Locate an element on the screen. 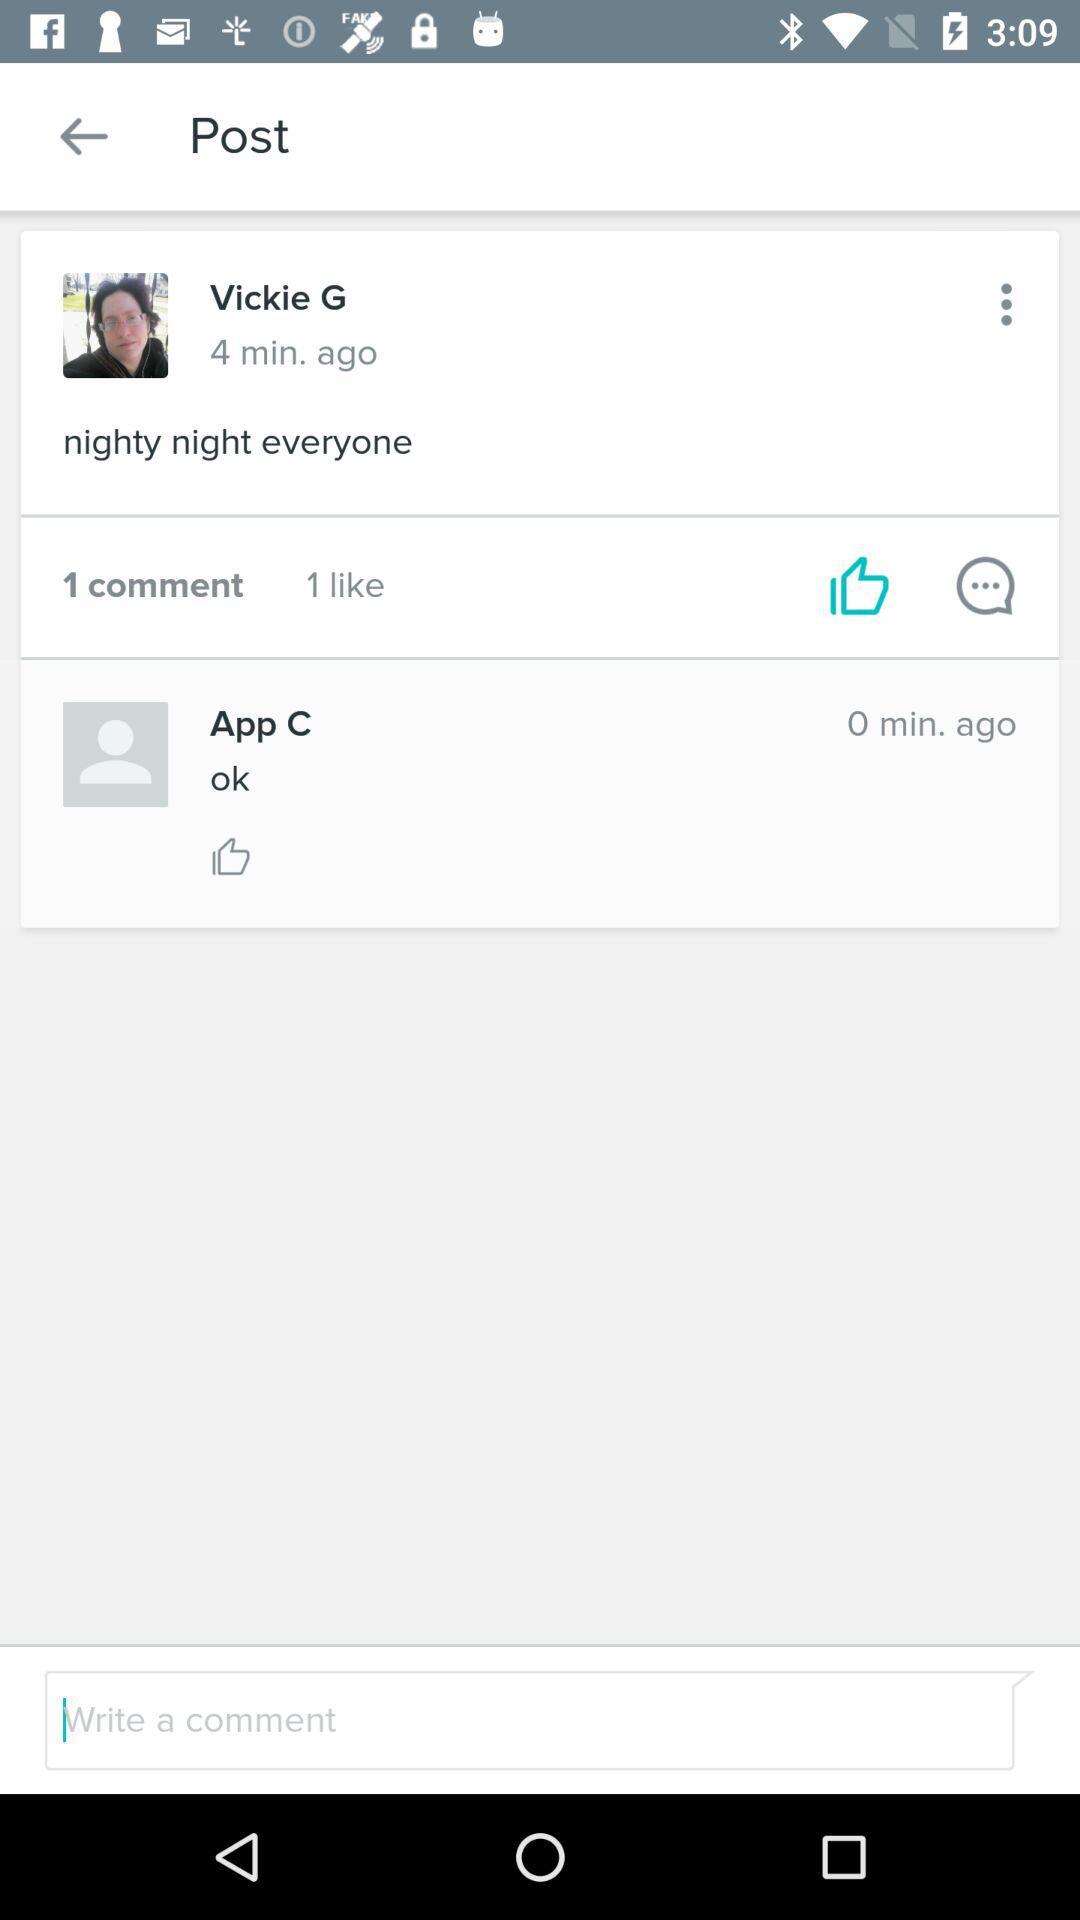 This screenshot has width=1080, height=1920. no picture uploaded is located at coordinates (115, 753).